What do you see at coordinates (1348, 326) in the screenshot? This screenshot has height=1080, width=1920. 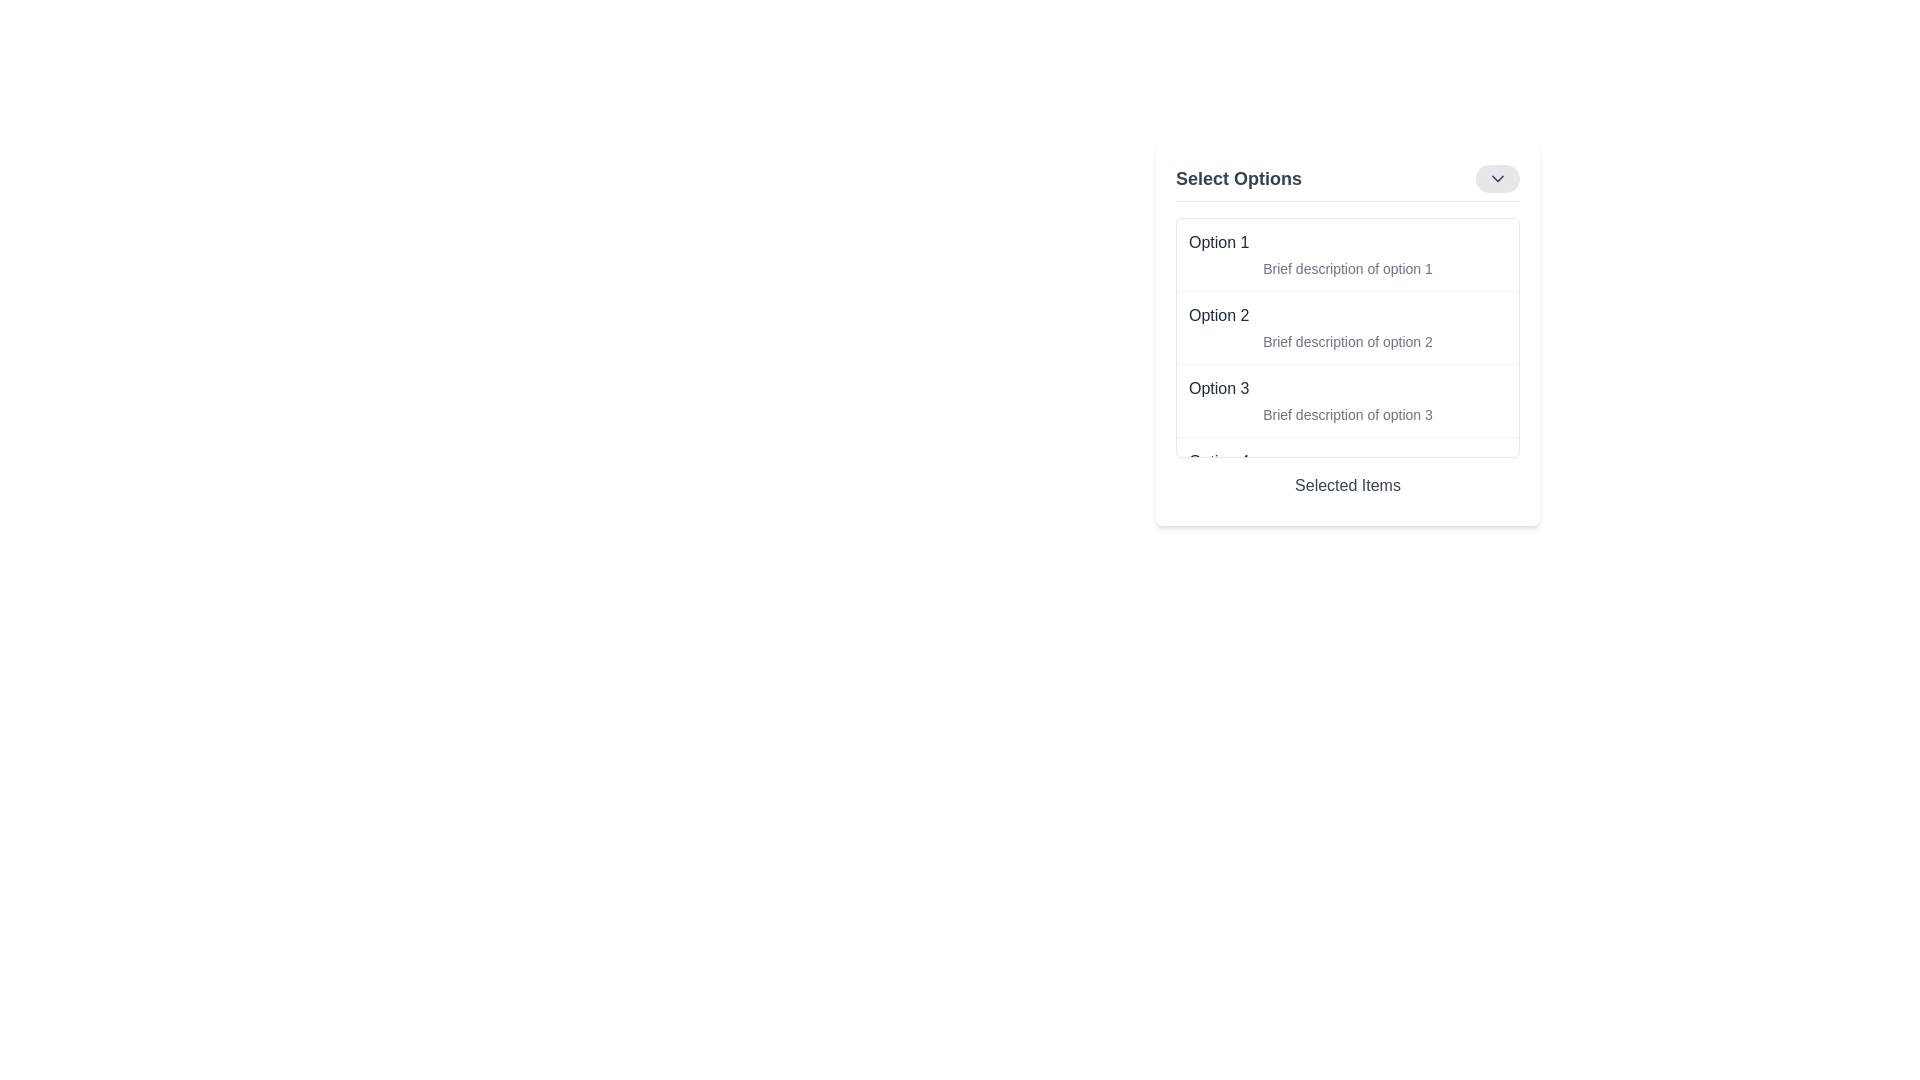 I see `the second item in the list, labeled 'Option 2'` at bounding box center [1348, 326].